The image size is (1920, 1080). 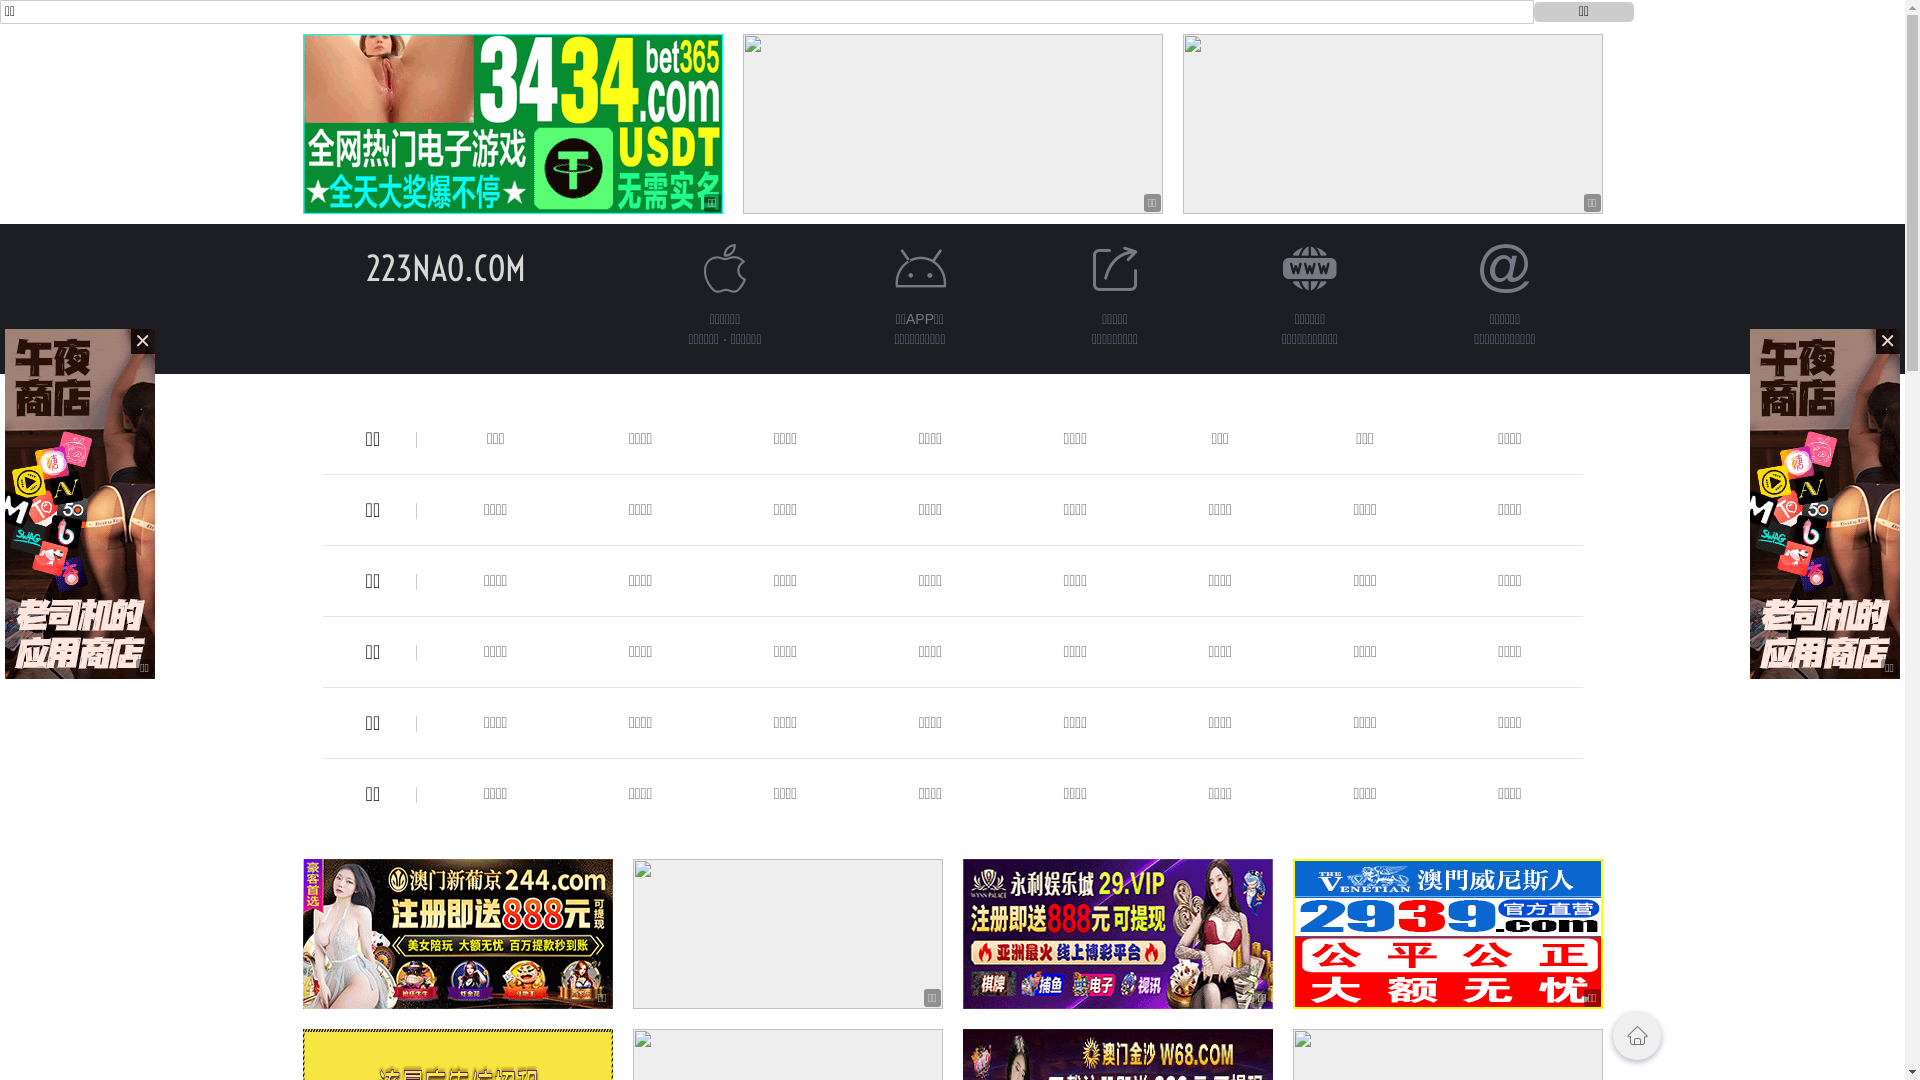 What do you see at coordinates (445, 267) in the screenshot?
I see `'223NAO.COM'` at bounding box center [445, 267].